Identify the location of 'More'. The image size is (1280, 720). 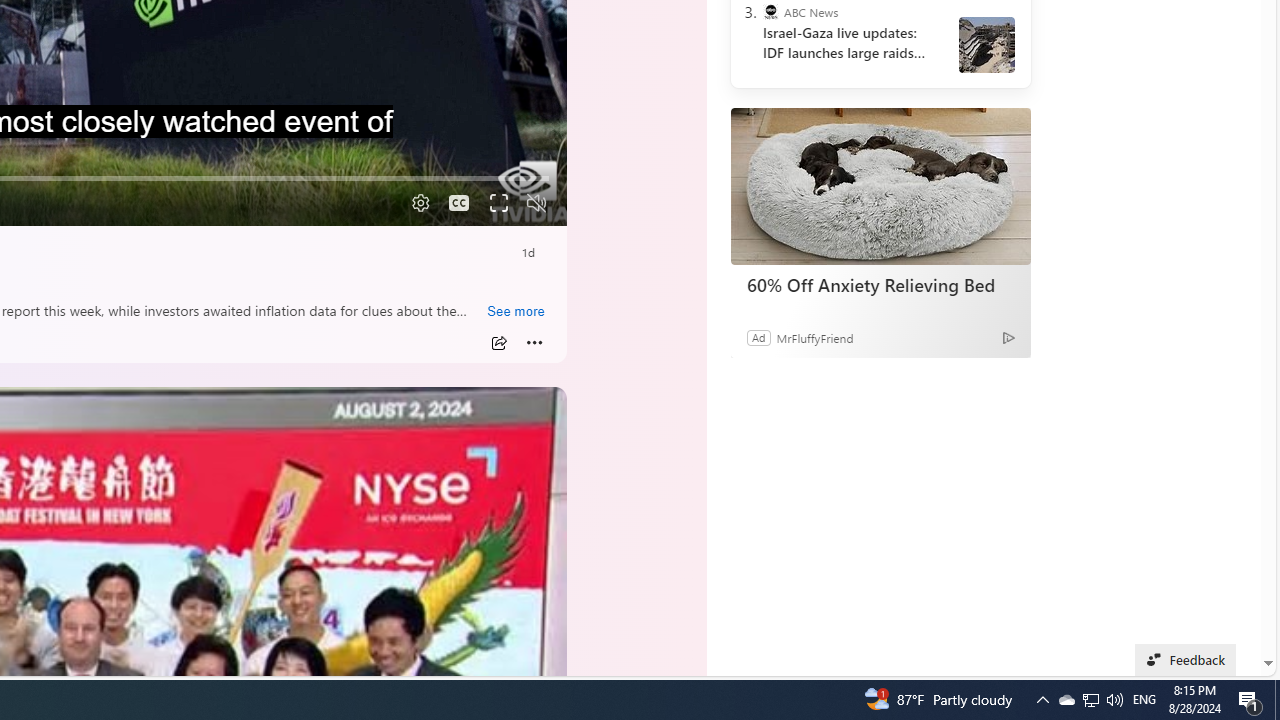
(534, 342).